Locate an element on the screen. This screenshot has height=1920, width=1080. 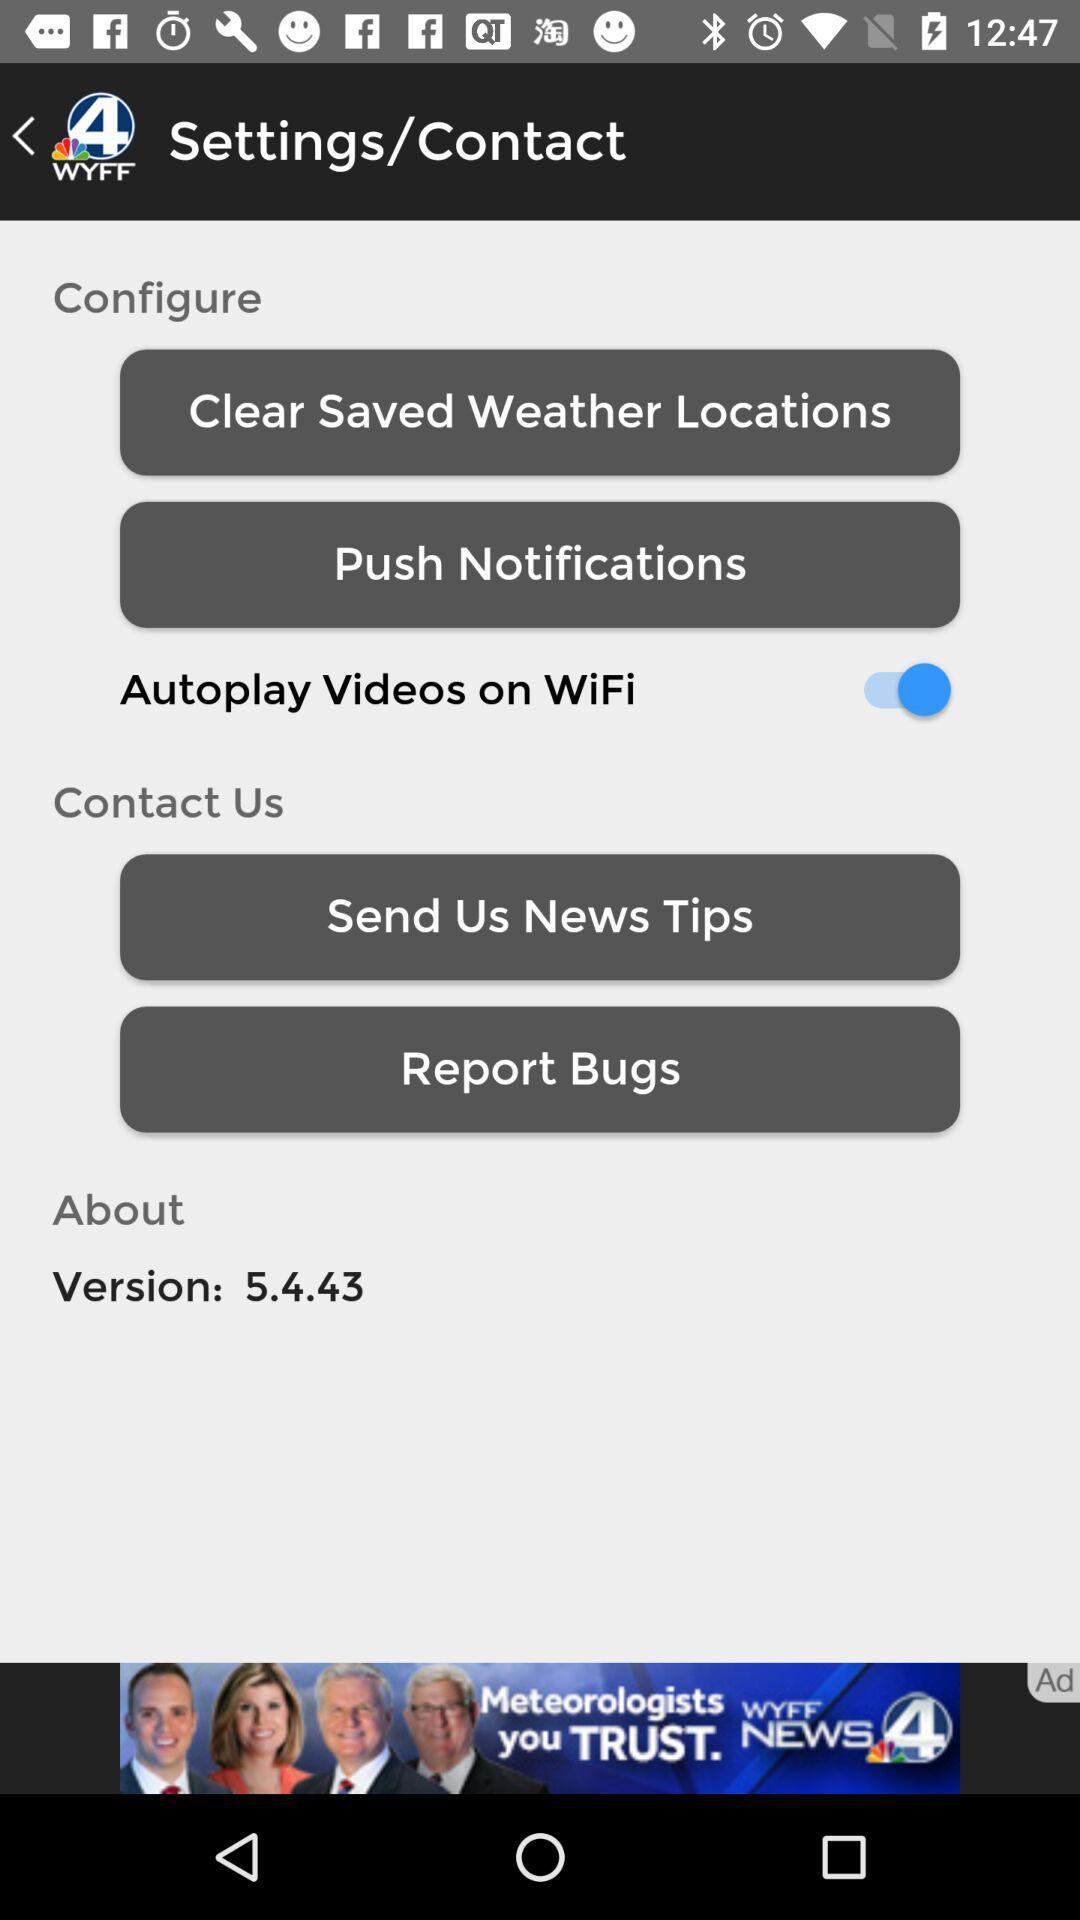
advertised site is located at coordinates (540, 1727).